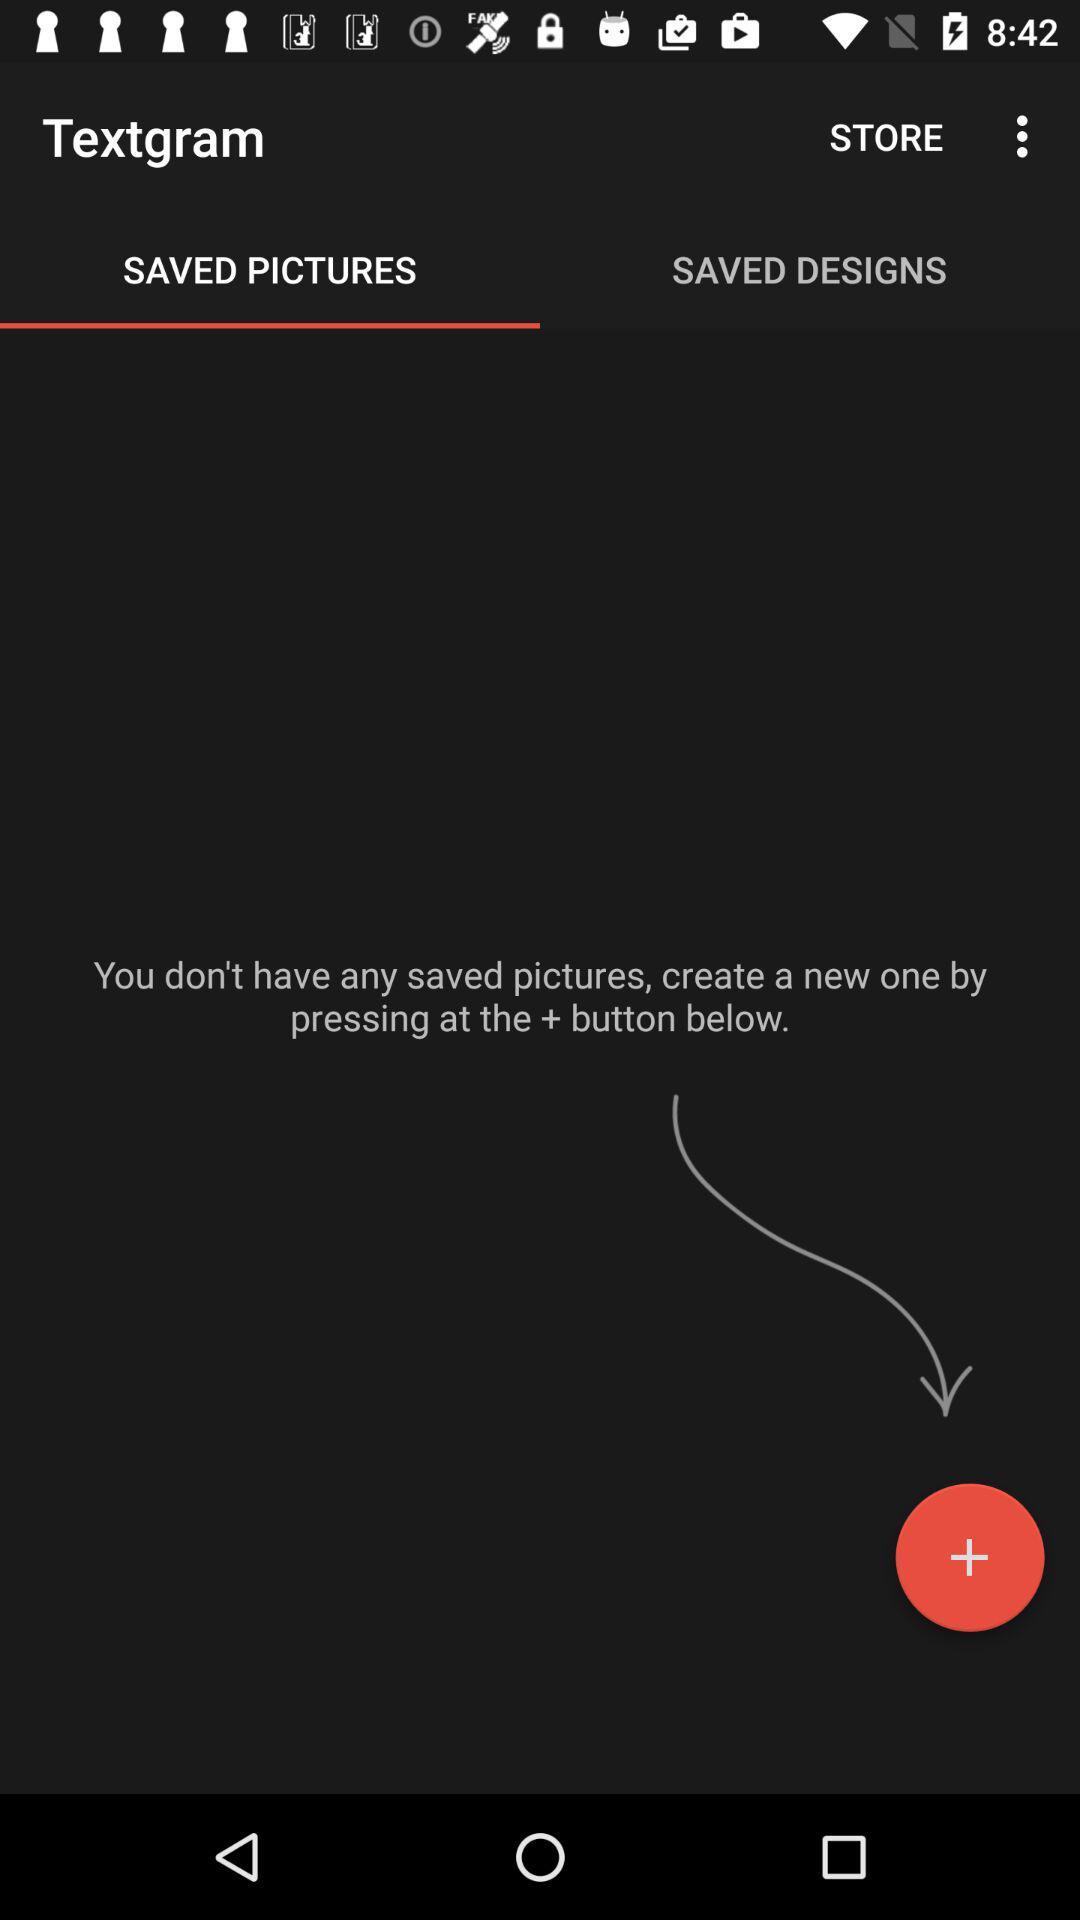 The image size is (1080, 1920). Describe the element at coordinates (885, 135) in the screenshot. I see `the store` at that location.